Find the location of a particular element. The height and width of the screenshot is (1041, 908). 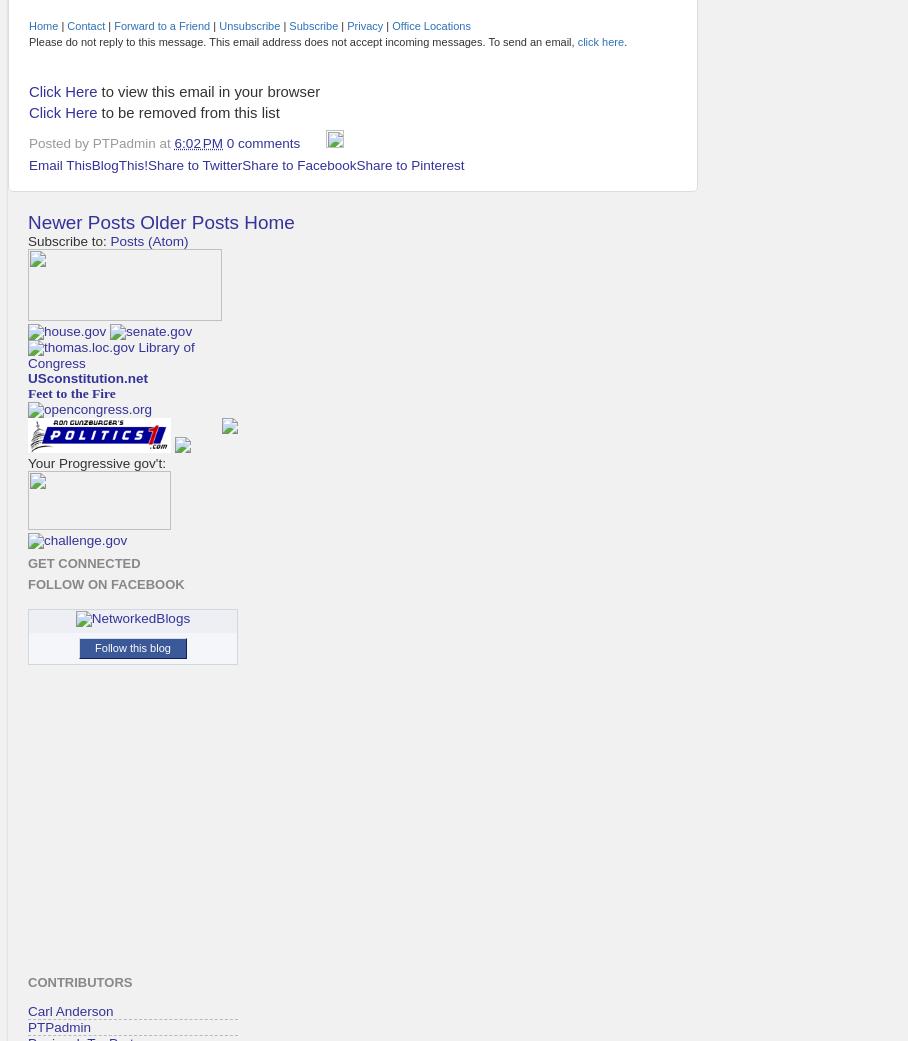

'0
comments' is located at coordinates (261, 143).